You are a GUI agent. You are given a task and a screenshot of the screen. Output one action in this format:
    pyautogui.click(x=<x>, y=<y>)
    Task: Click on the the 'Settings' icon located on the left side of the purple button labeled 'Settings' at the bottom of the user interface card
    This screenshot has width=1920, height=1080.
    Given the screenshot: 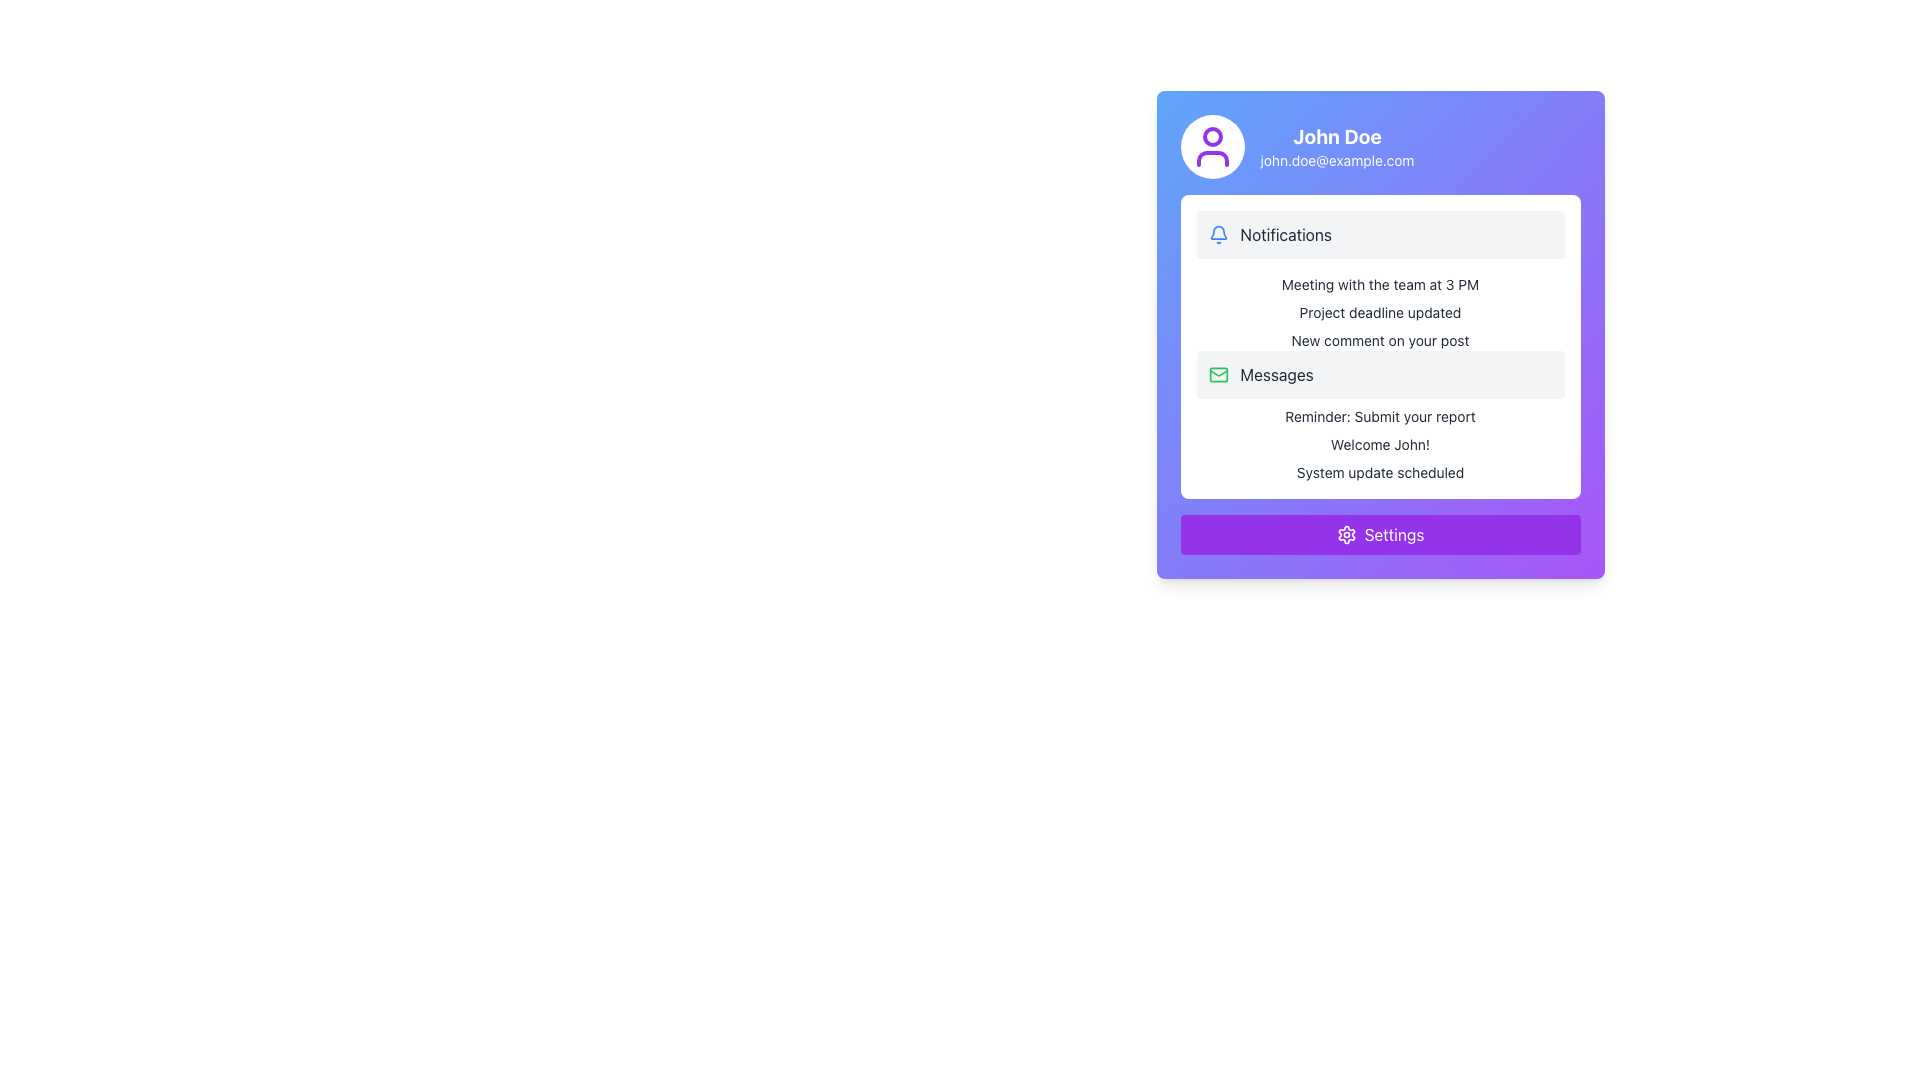 What is the action you would take?
    pyautogui.click(x=1346, y=534)
    